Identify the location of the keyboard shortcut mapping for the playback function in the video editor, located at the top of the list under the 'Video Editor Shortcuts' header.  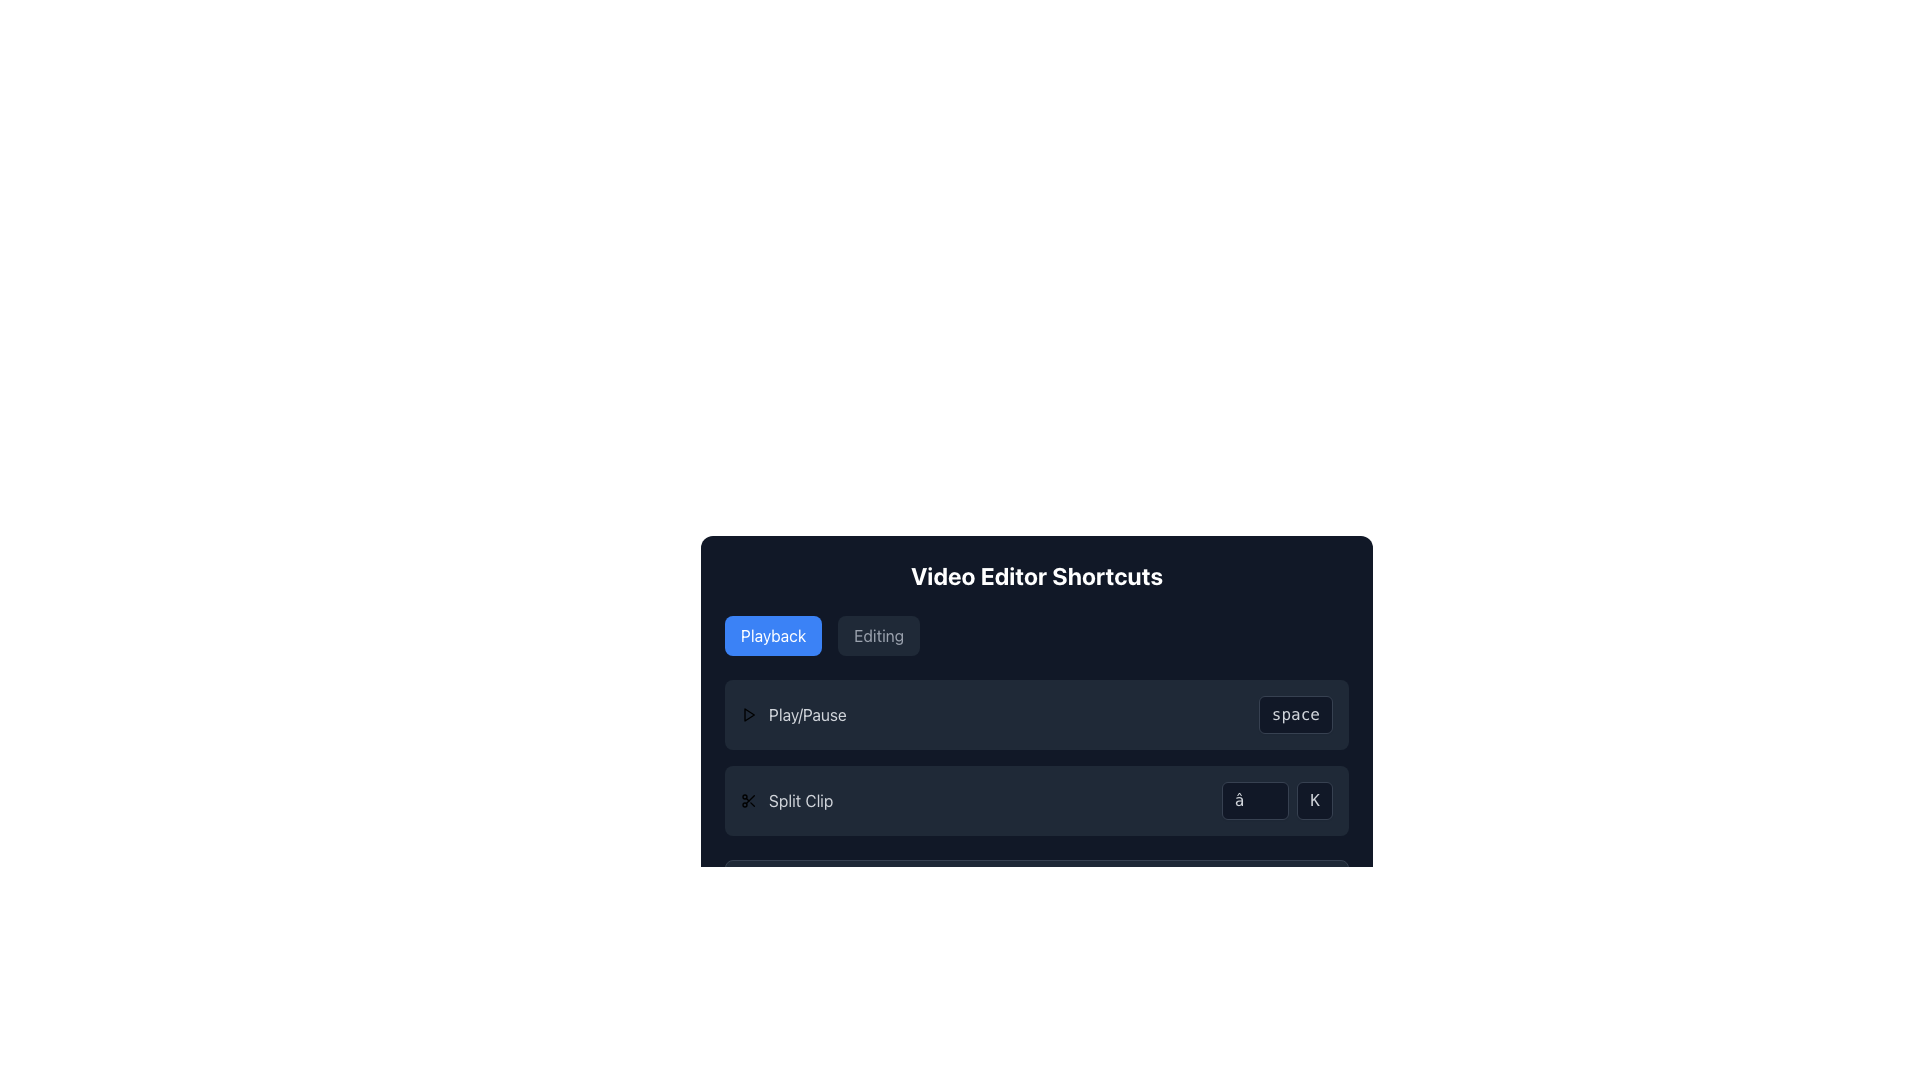
(1036, 713).